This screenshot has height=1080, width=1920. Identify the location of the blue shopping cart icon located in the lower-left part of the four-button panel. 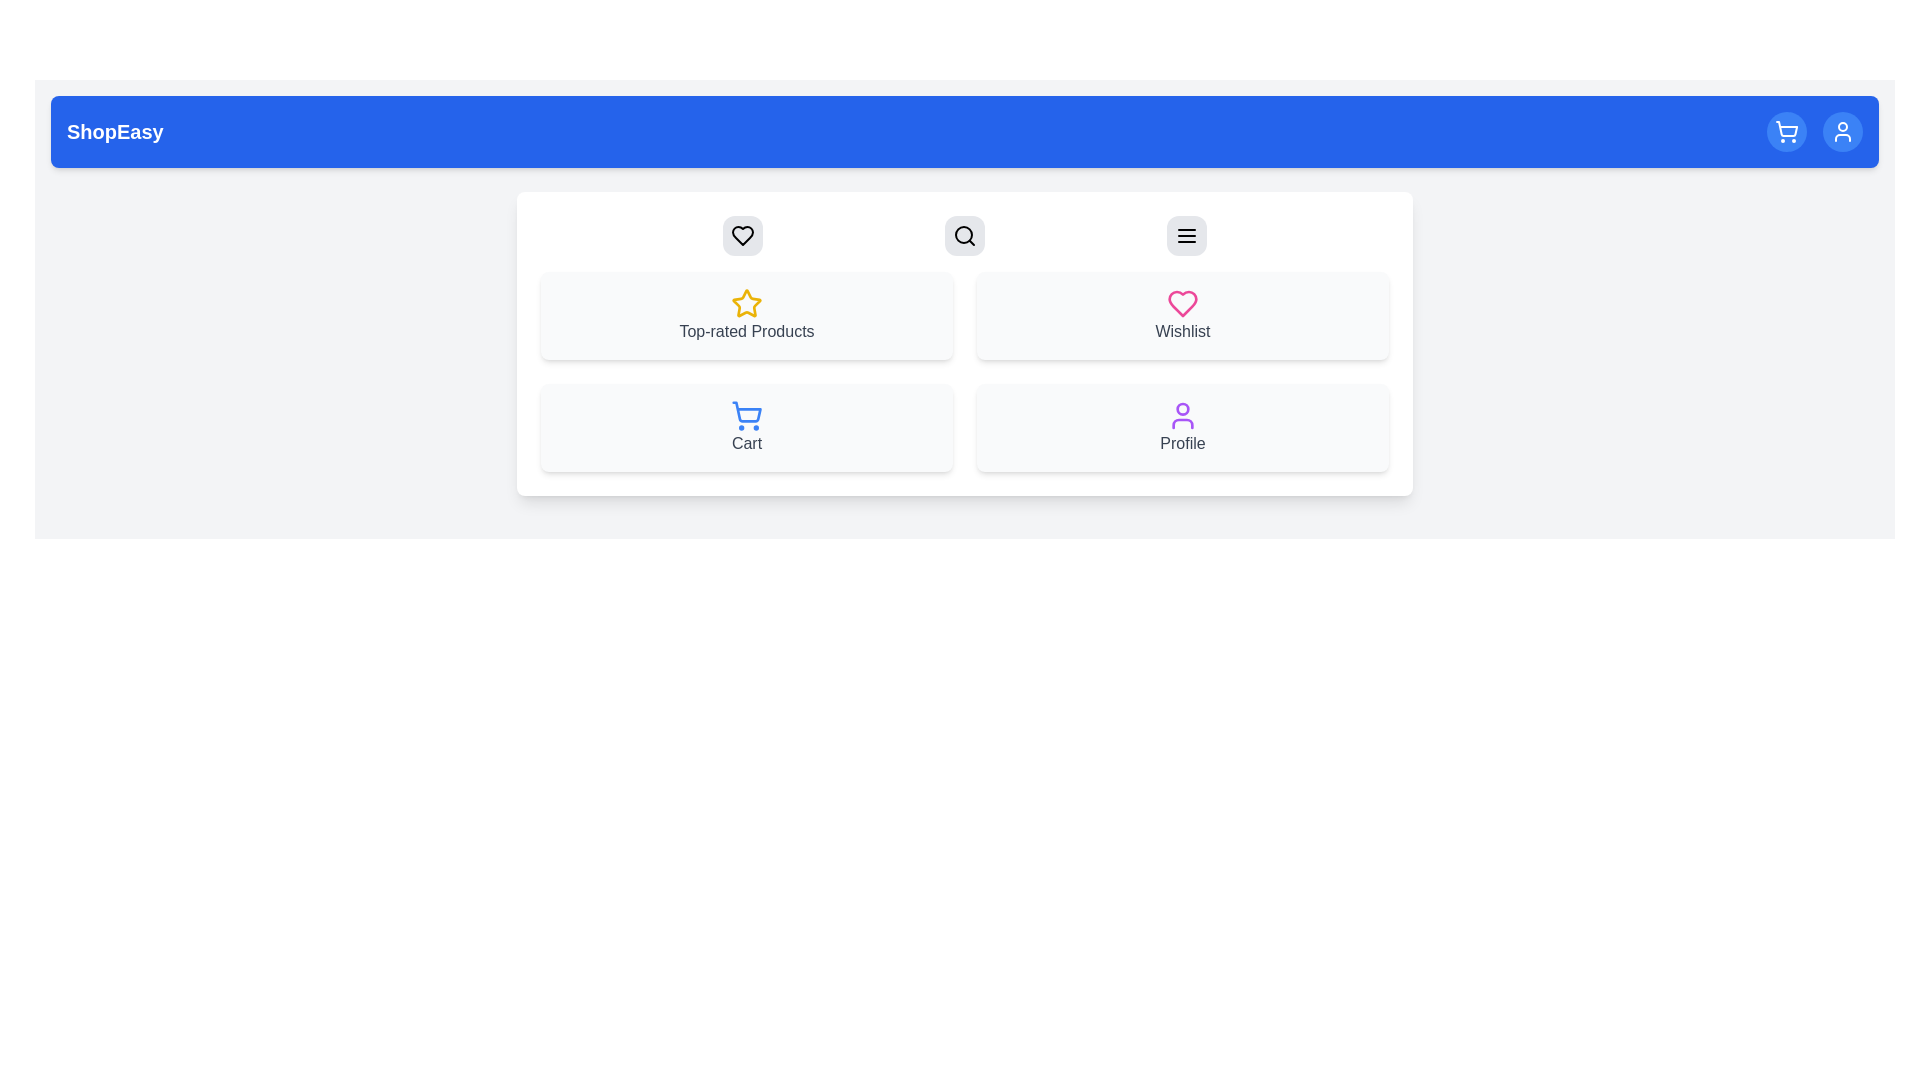
(746, 415).